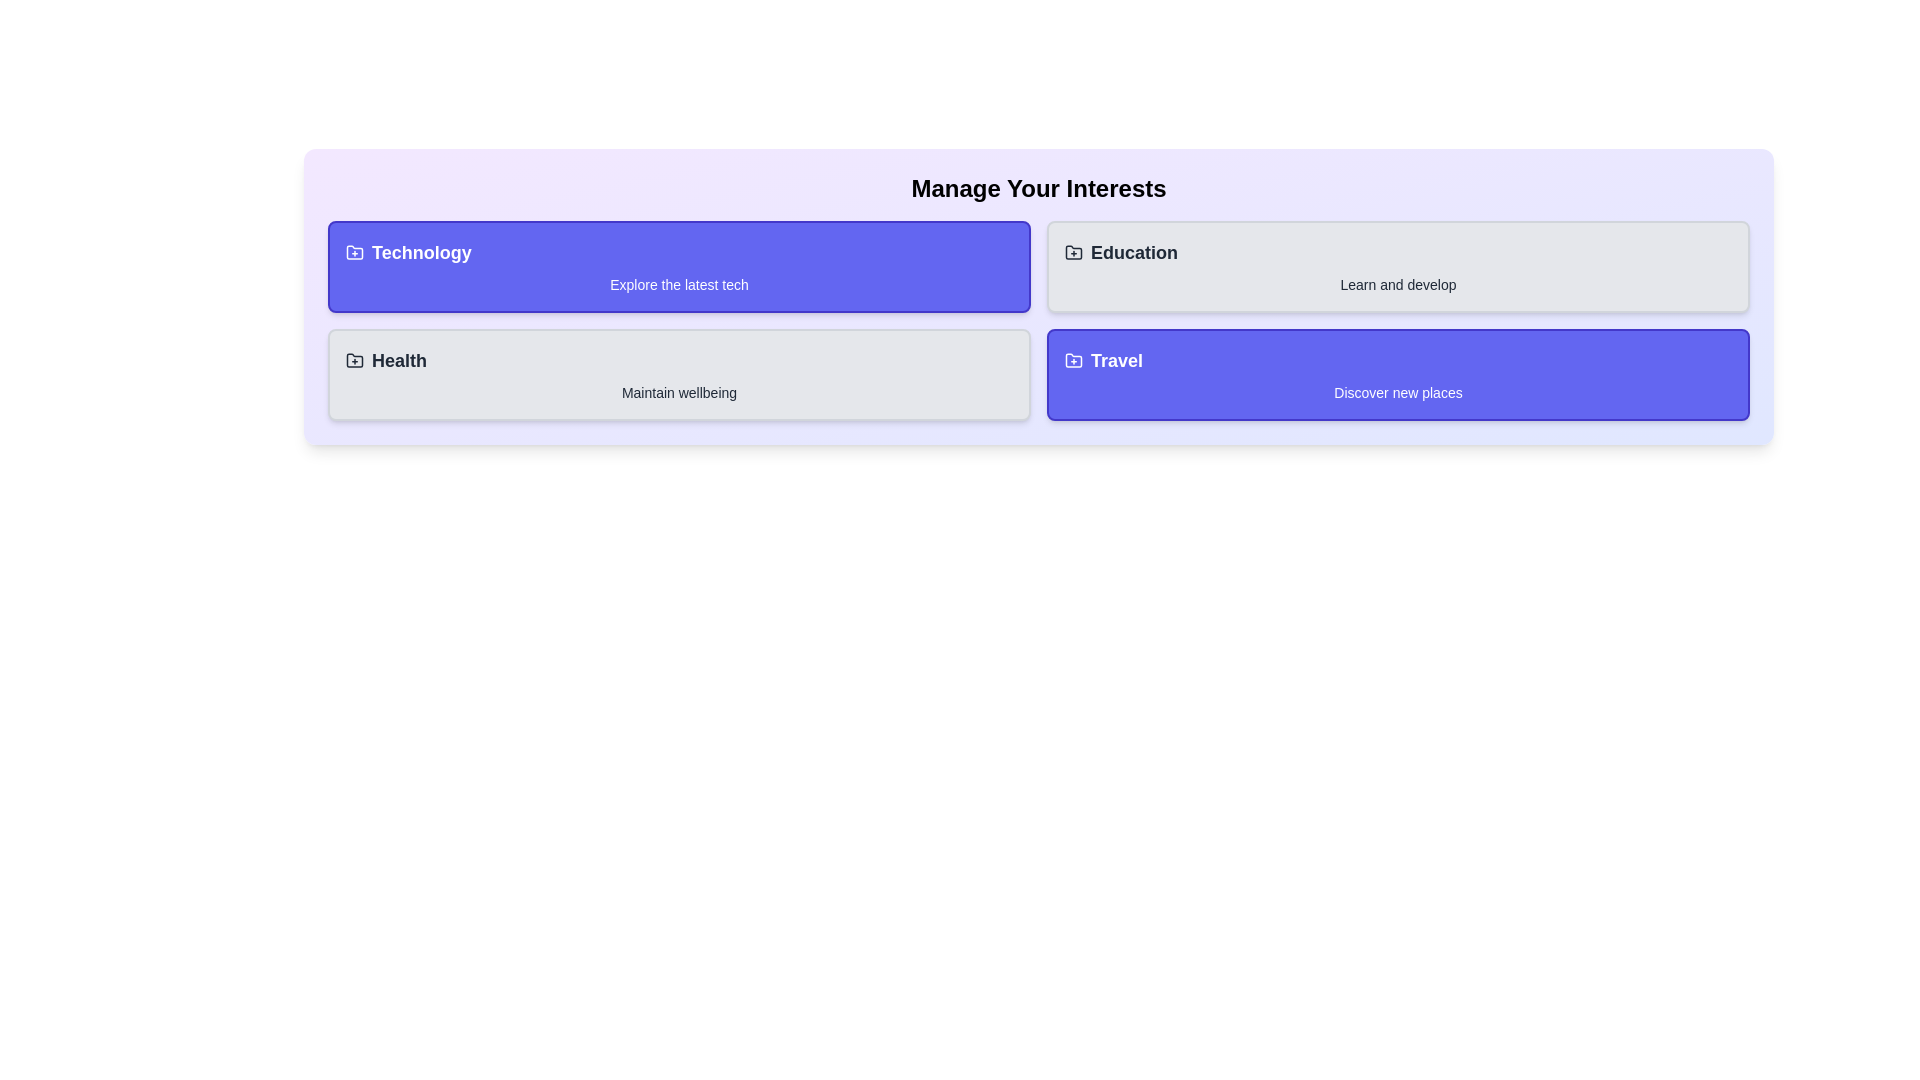  I want to click on the category Education to toggle its active status, so click(1397, 265).